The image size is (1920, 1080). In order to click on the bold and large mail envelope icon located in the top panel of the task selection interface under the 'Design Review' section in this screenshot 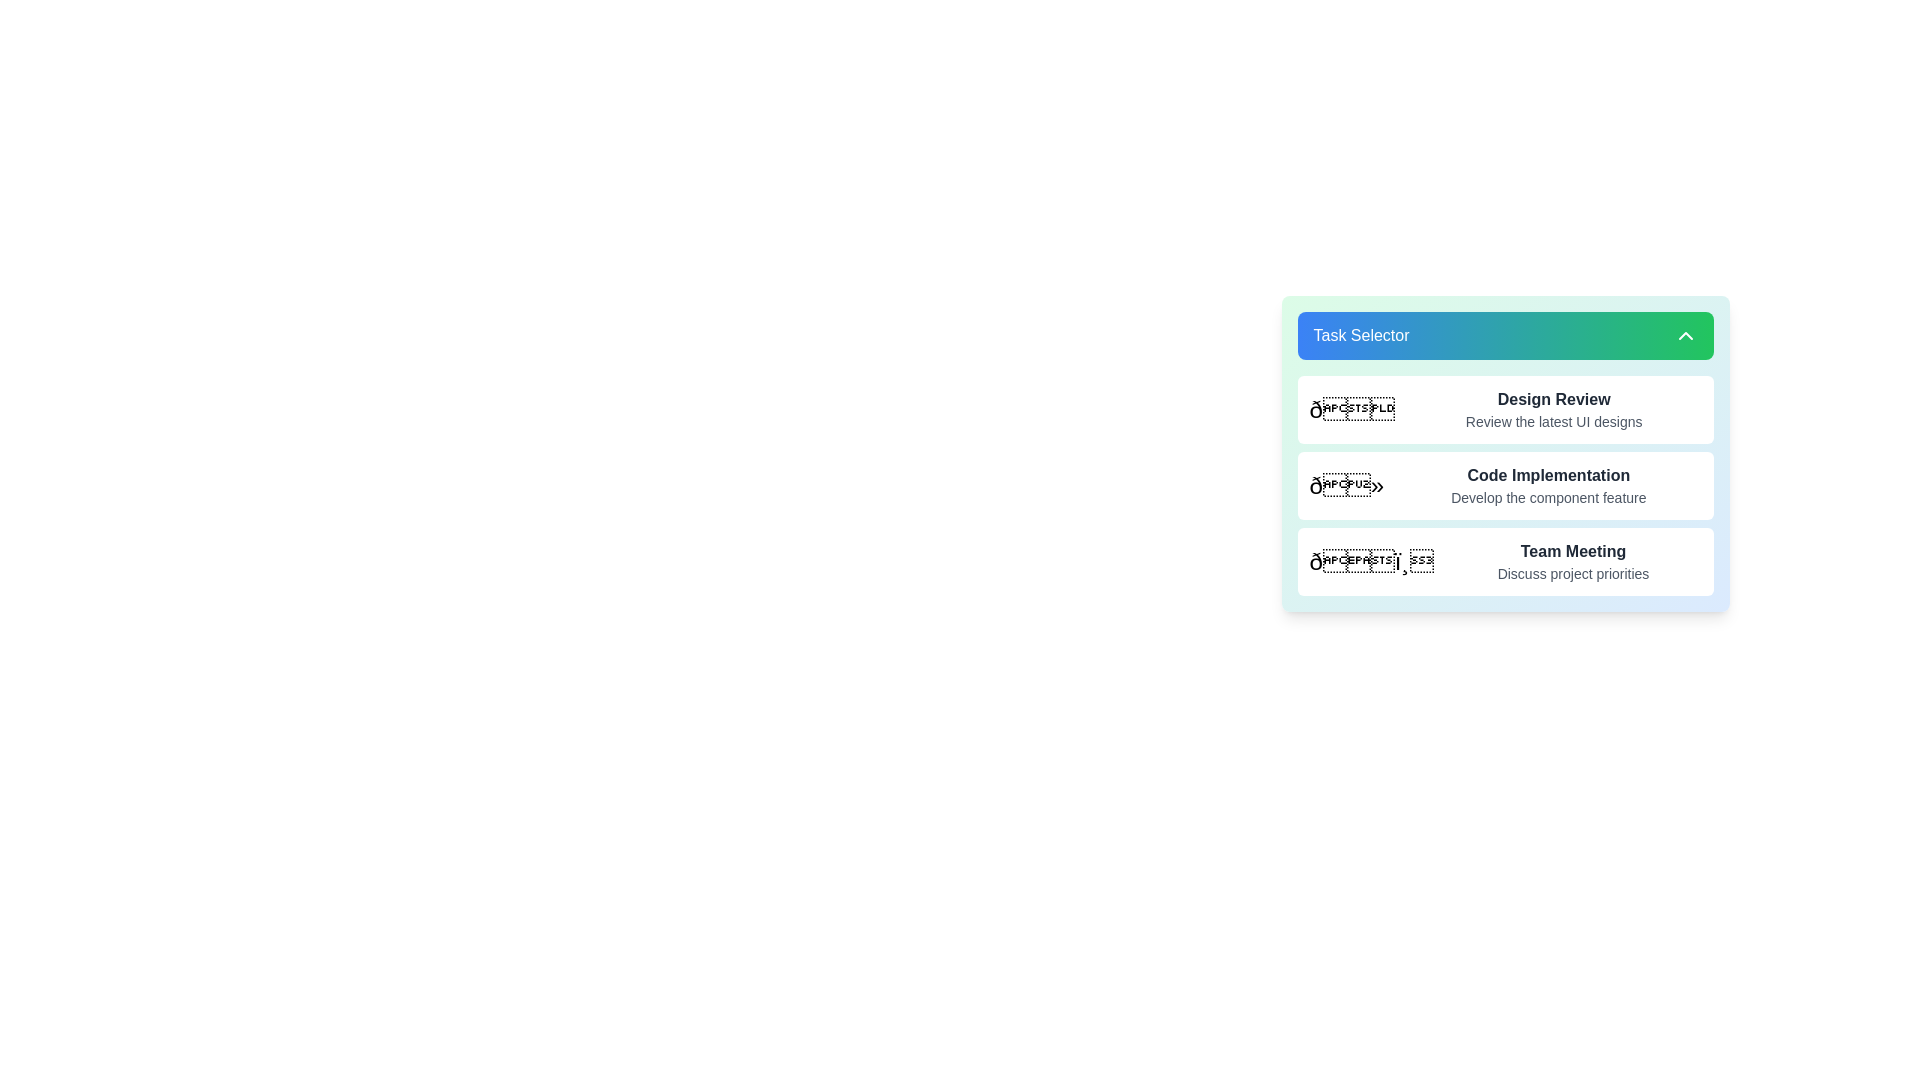, I will do `click(1352, 408)`.